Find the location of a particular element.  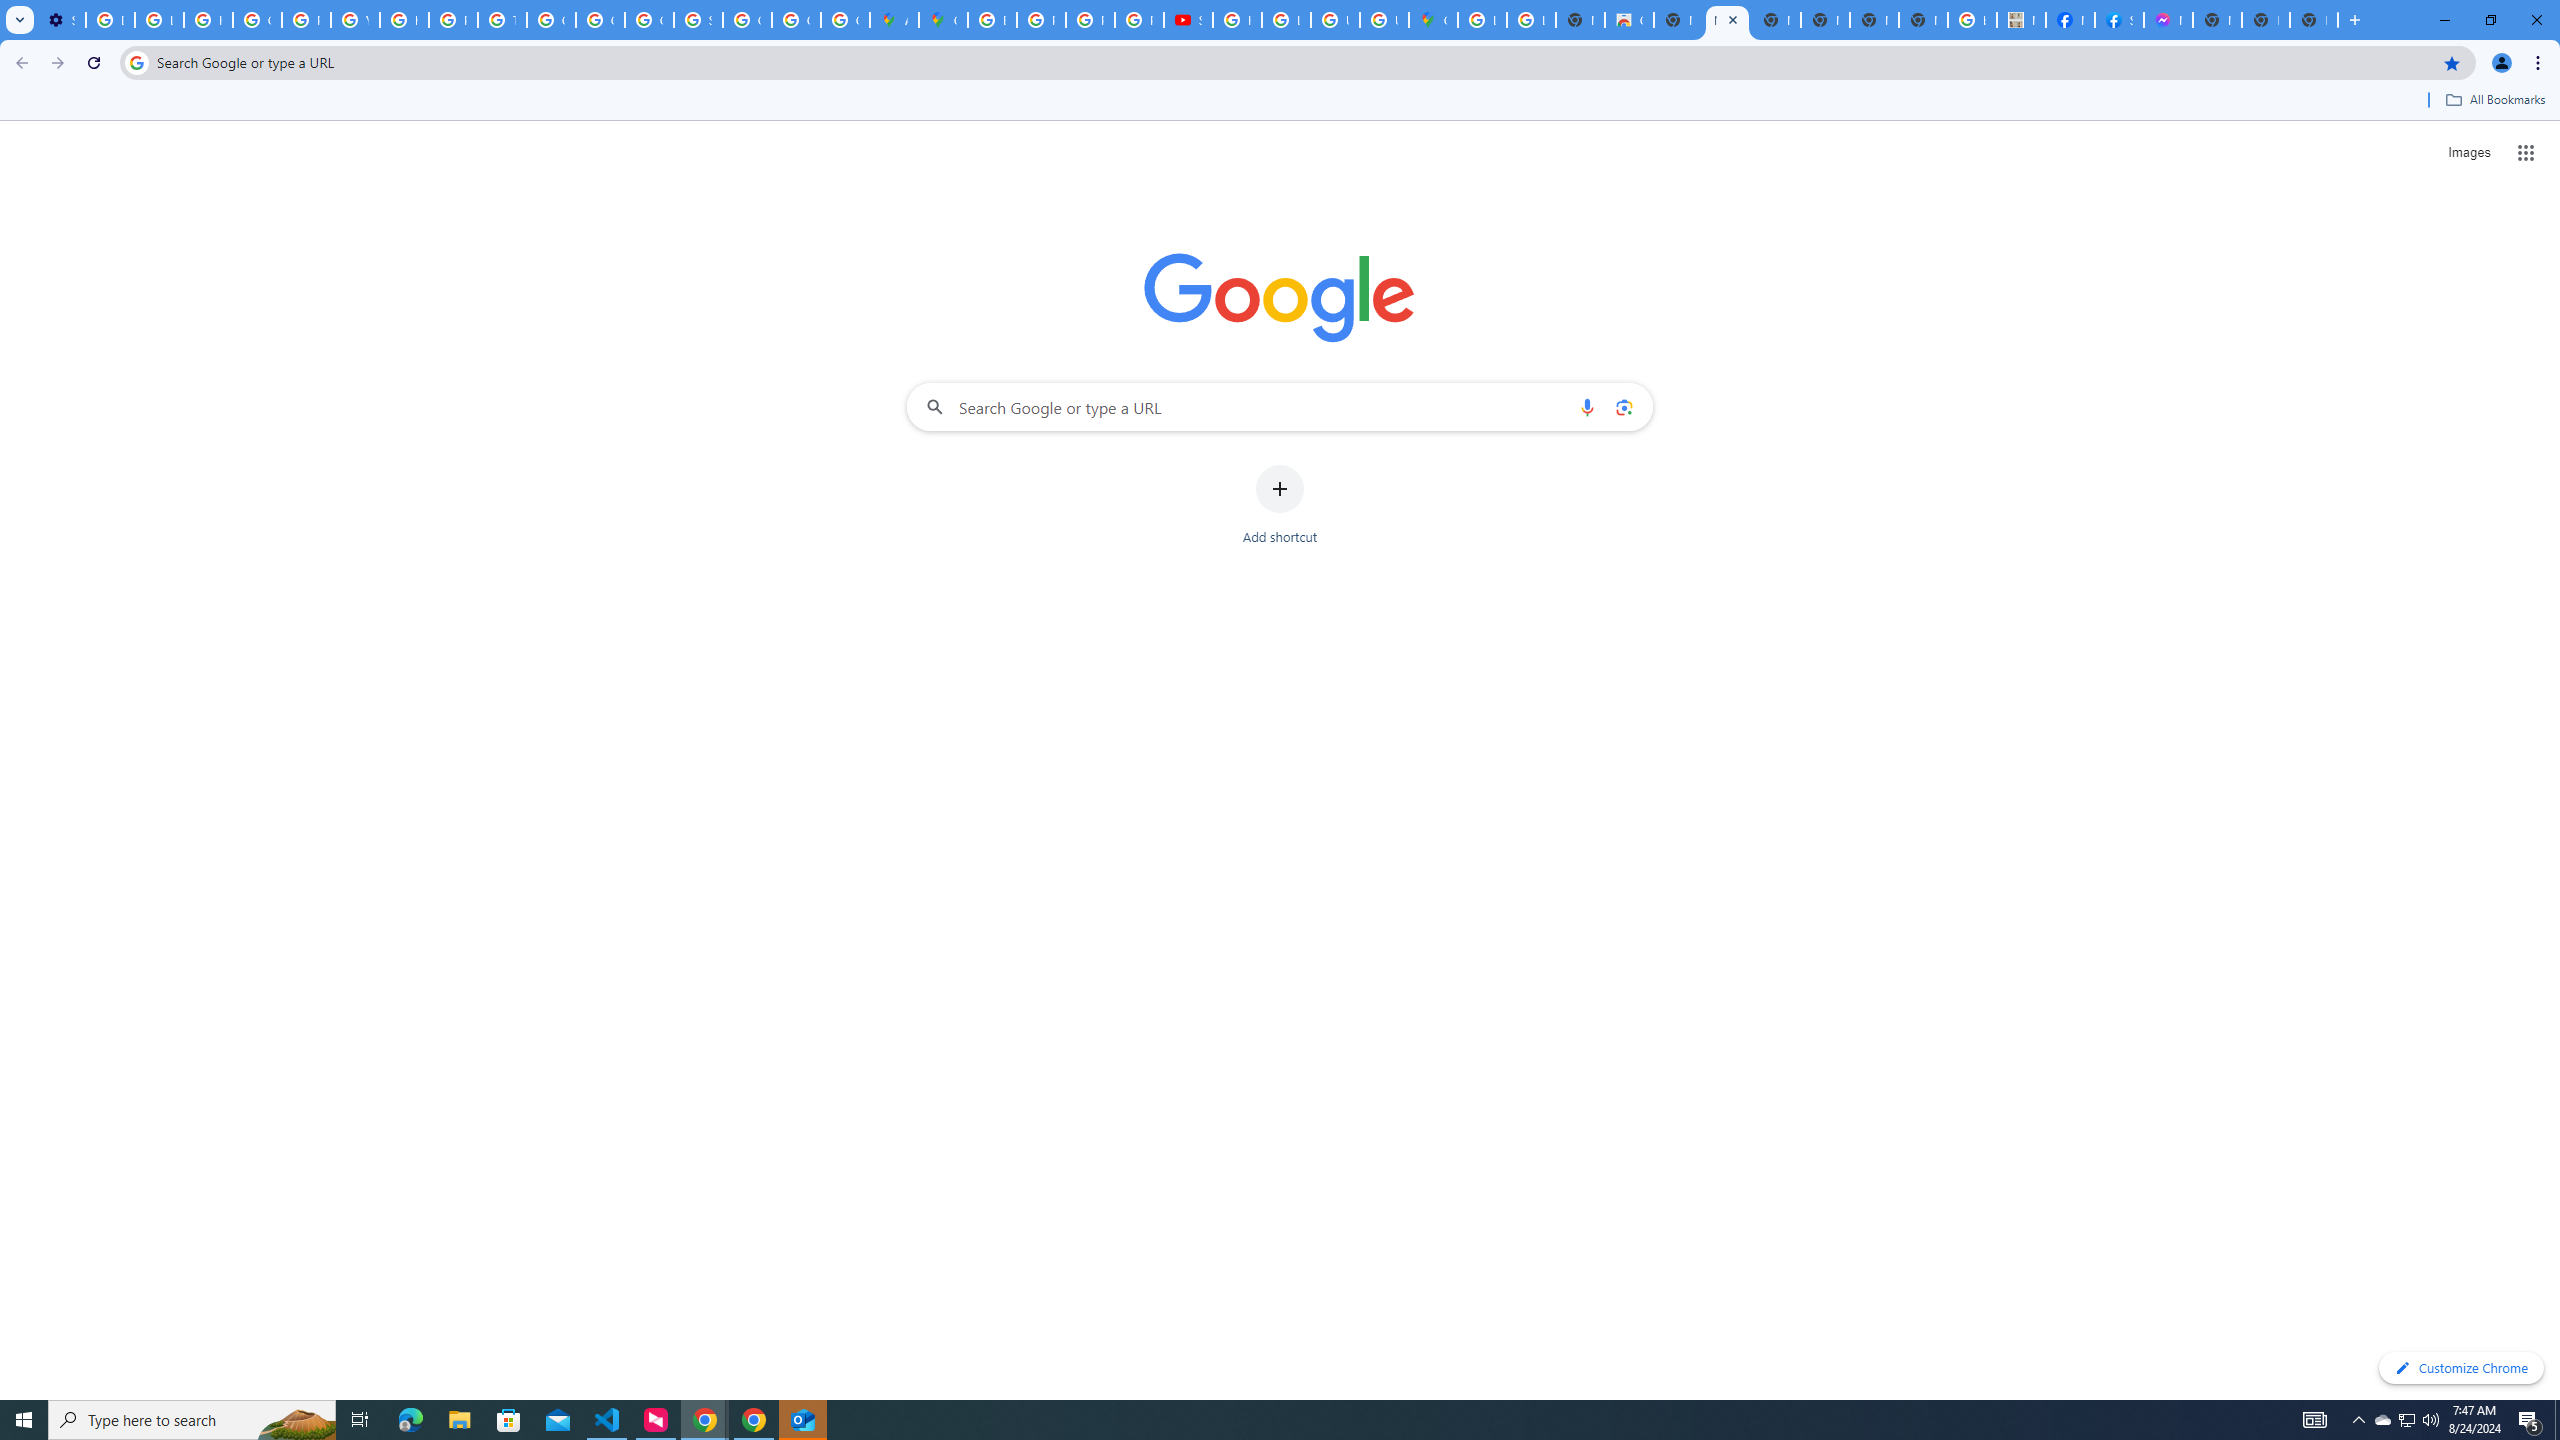

'https://scholar.google.com/' is located at coordinates (403, 19).